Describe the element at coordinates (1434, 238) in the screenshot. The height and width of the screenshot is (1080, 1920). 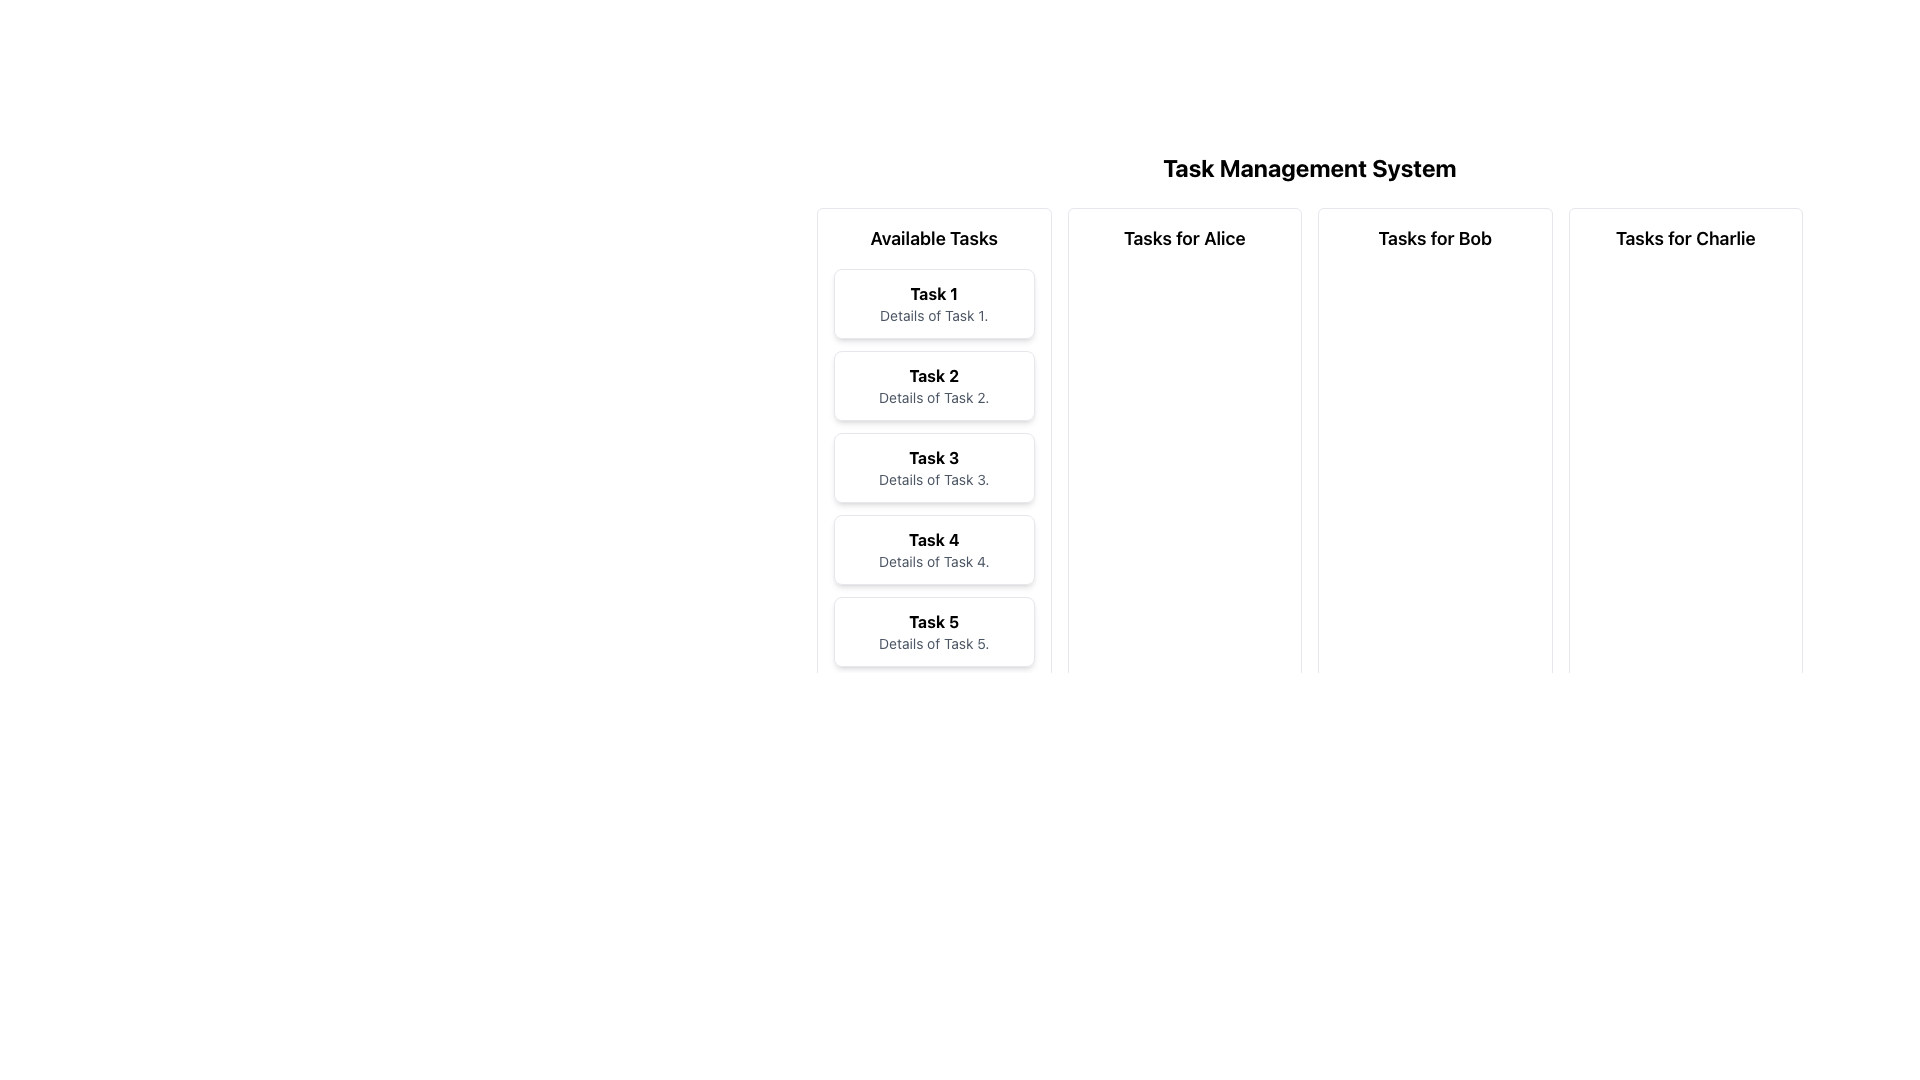
I see `the text heading 'Tasks for Bob'` at that location.